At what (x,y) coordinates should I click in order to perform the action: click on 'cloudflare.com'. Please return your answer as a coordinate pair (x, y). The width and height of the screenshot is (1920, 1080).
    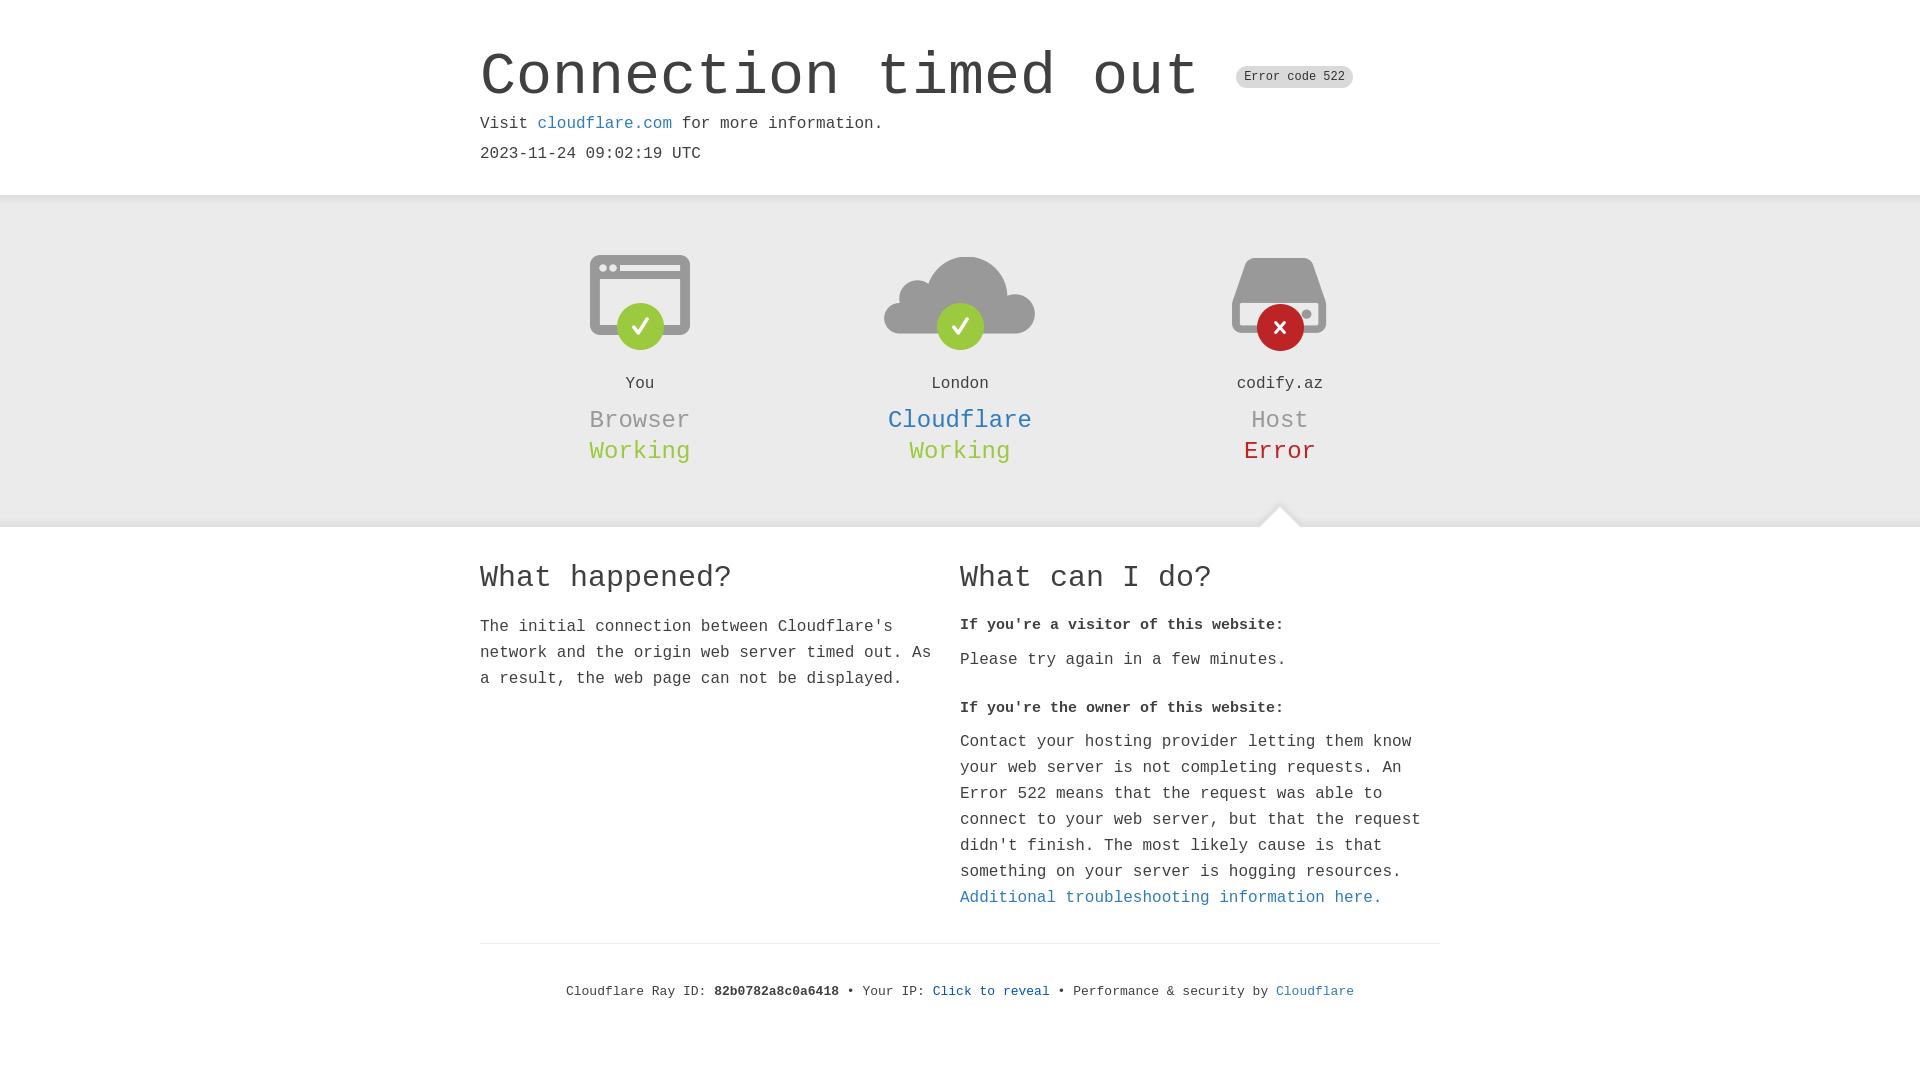
    Looking at the image, I should click on (603, 123).